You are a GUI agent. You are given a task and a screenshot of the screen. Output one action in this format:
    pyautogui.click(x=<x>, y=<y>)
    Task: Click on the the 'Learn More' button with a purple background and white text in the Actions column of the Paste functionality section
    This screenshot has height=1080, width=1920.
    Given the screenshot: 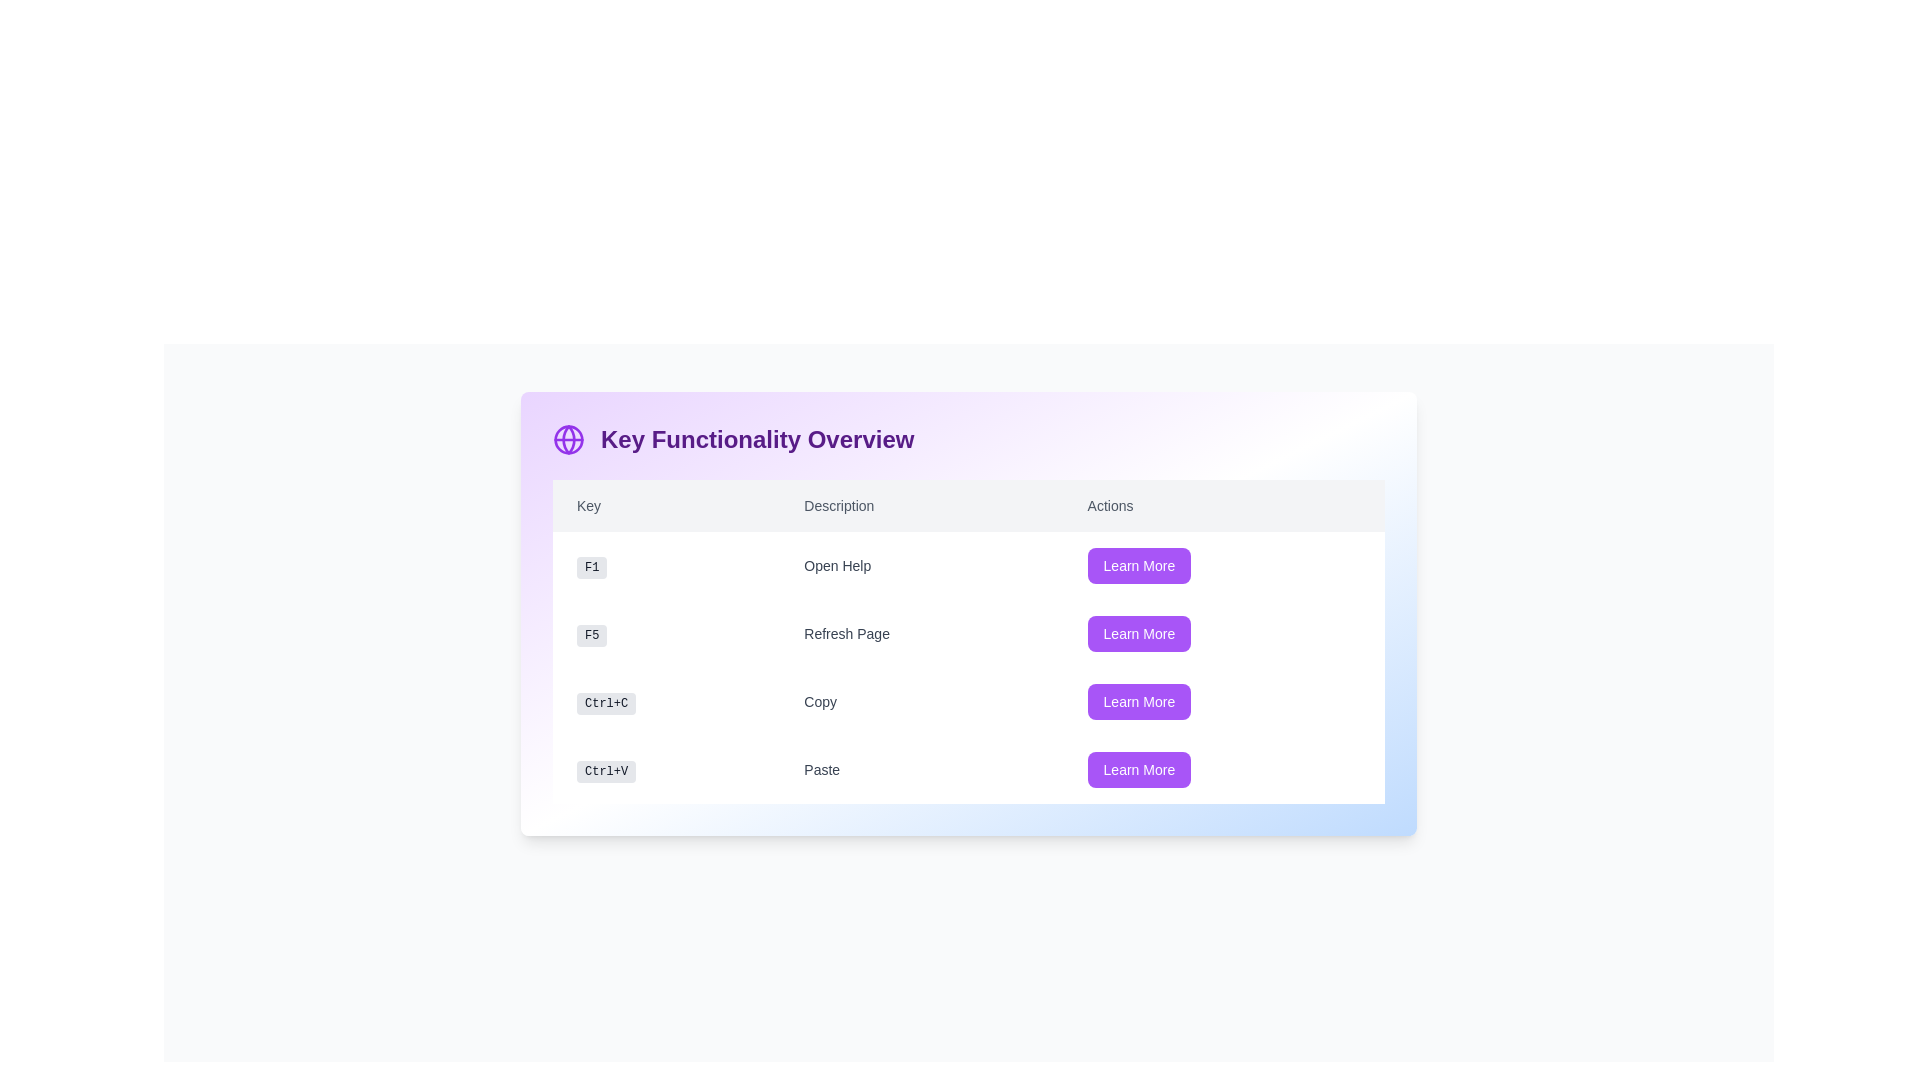 What is the action you would take?
    pyautogui.click(x=1139, y=769)
    